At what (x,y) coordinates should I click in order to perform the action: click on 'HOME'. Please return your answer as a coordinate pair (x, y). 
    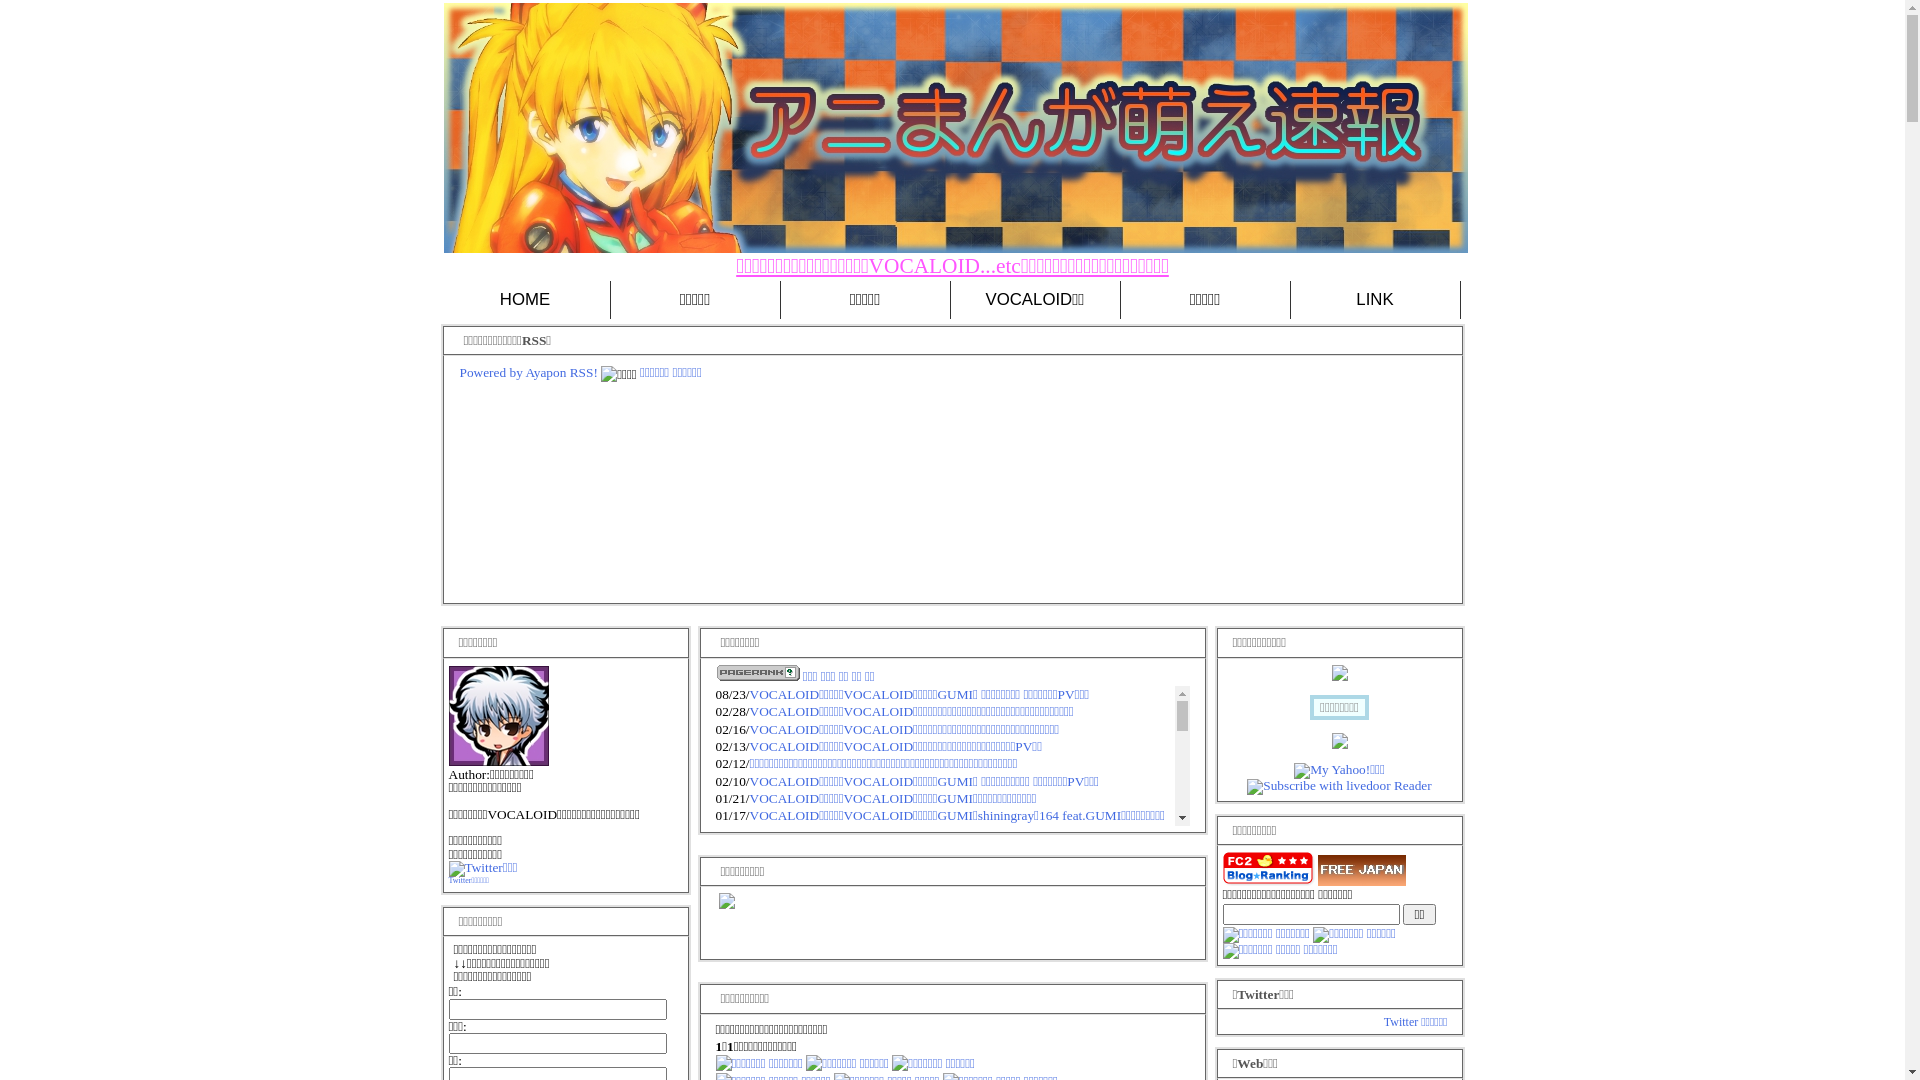
    Looking at the image, I should click on (524, 300).